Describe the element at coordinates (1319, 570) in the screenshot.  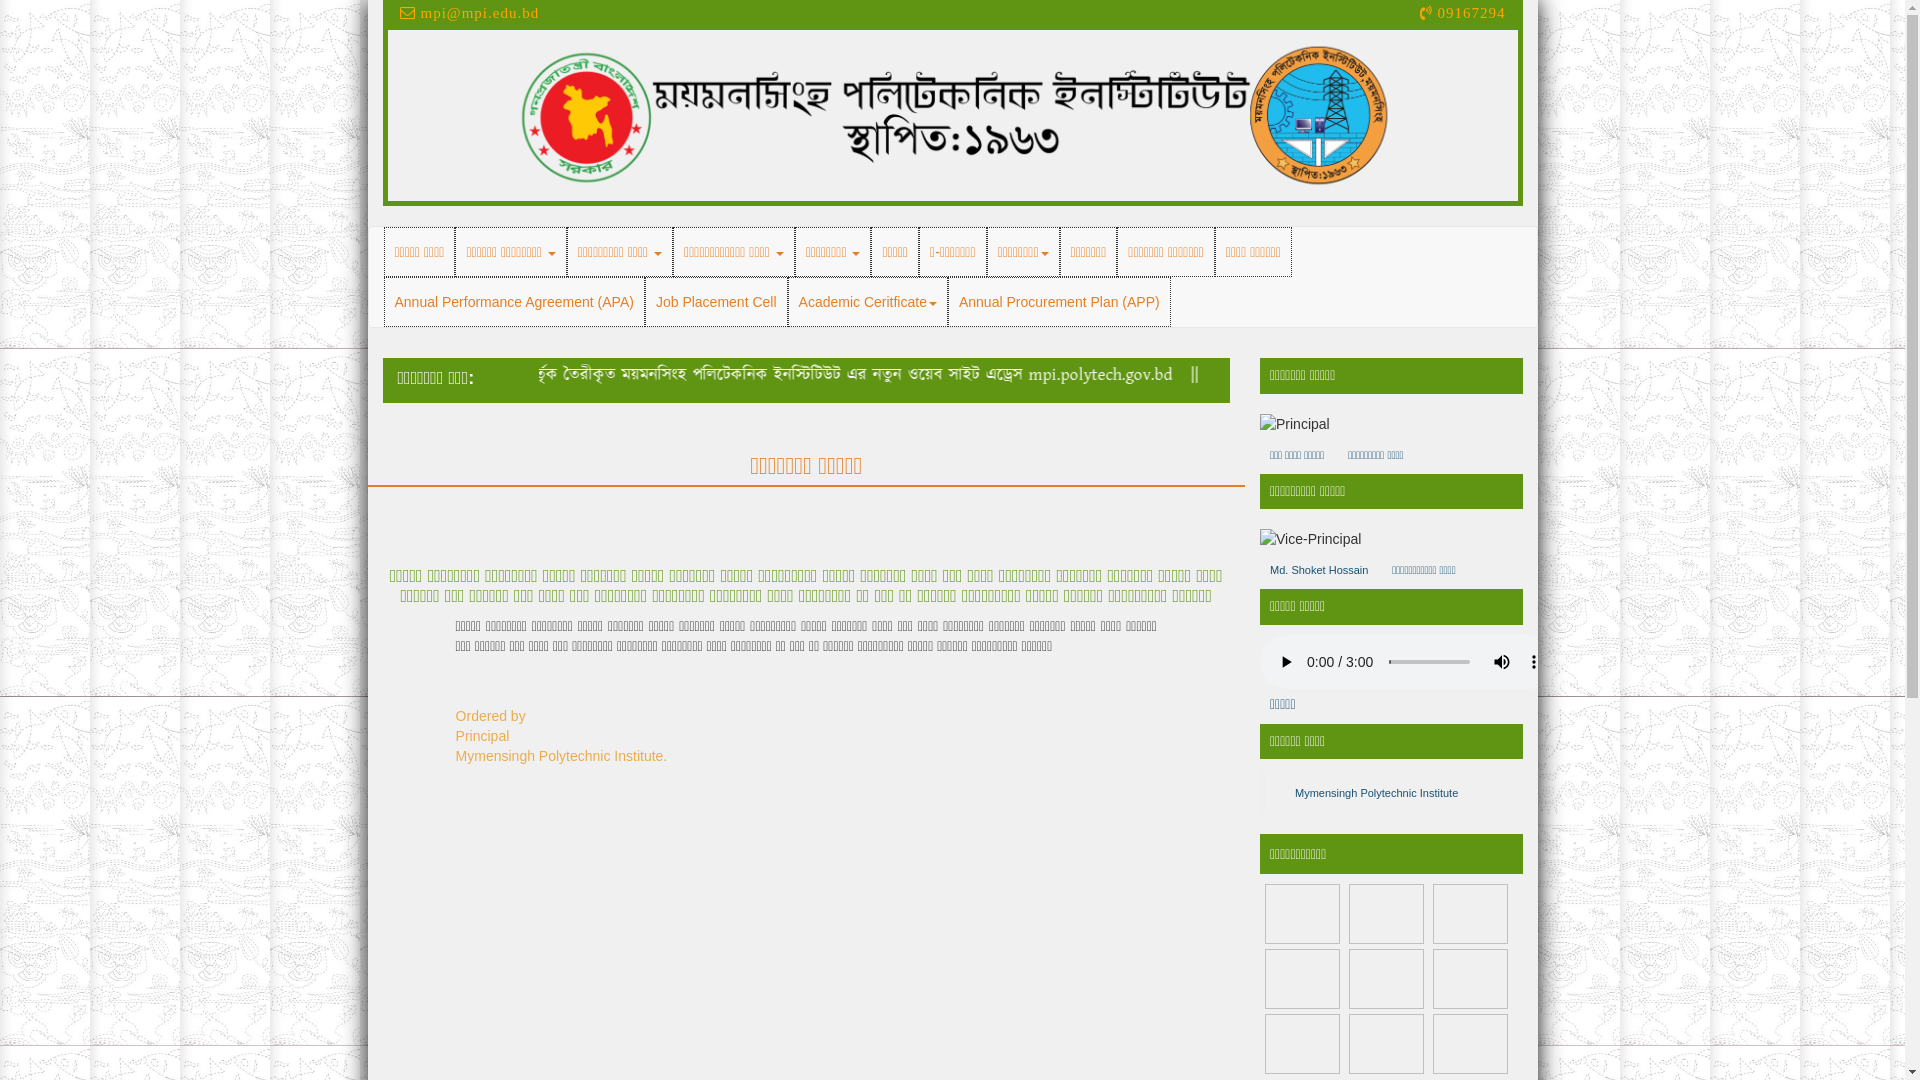
I see `'Md. Shoket Hossain'` at that location.